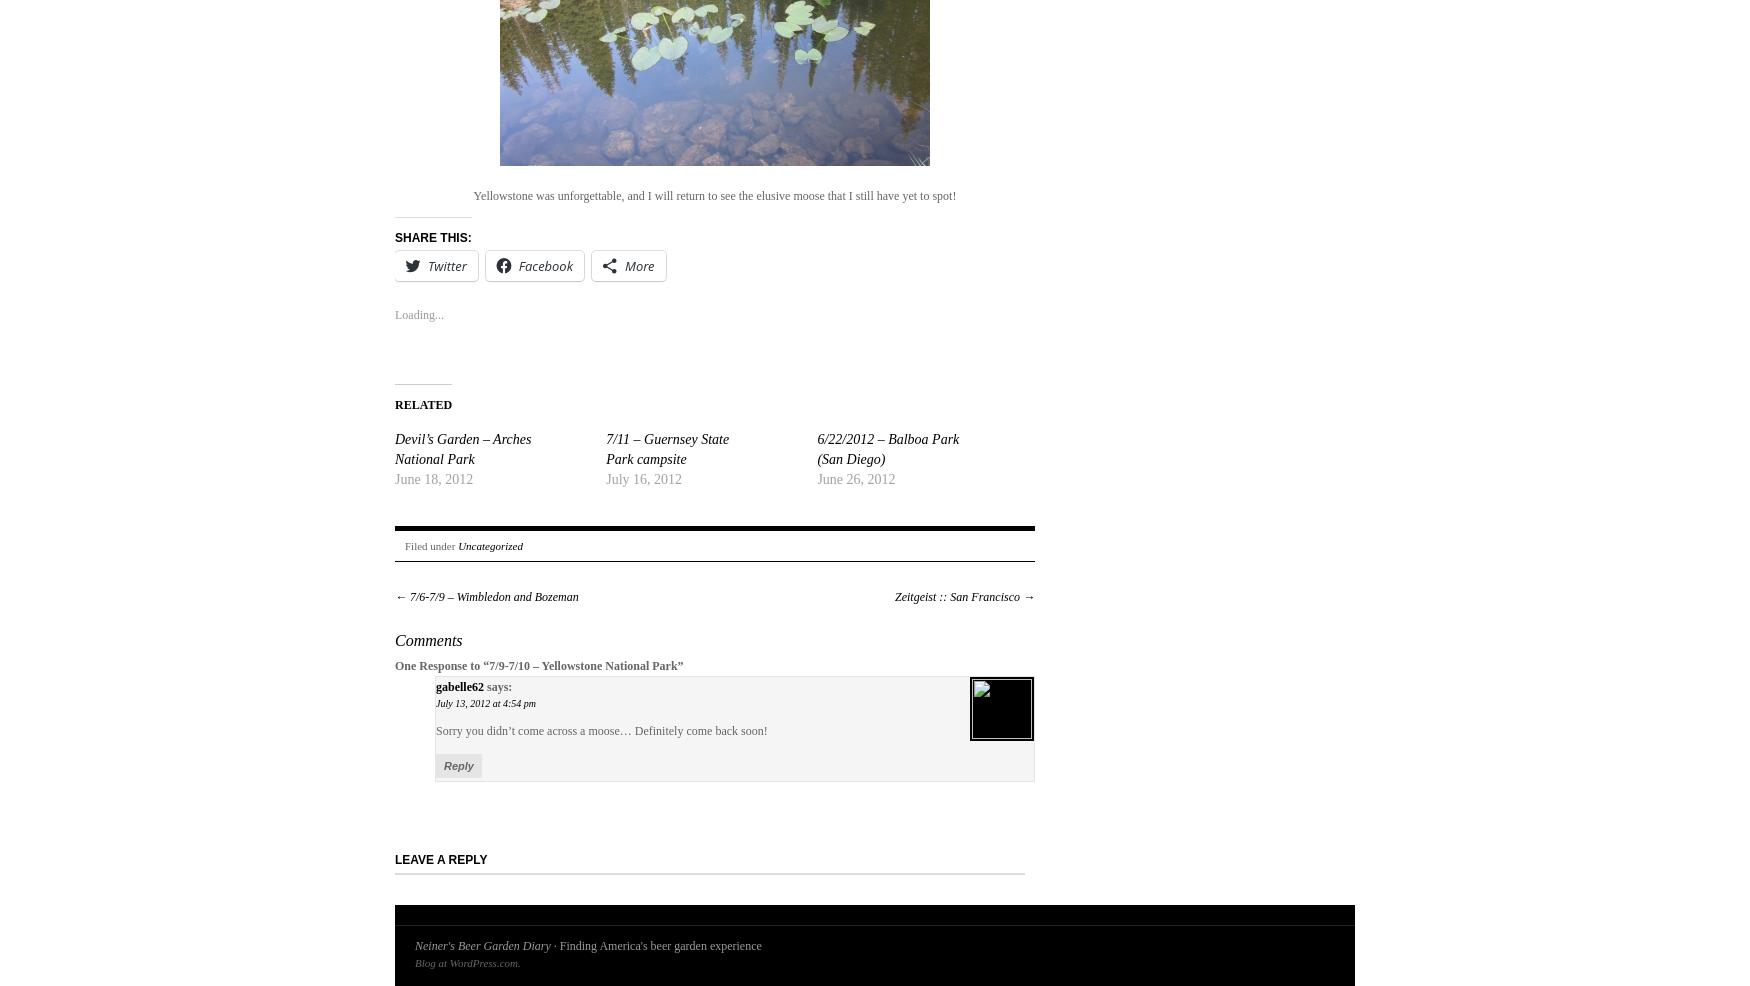  Describe the element at coordinates (624, 266) in the screenshot. I see `'More'` at that location.